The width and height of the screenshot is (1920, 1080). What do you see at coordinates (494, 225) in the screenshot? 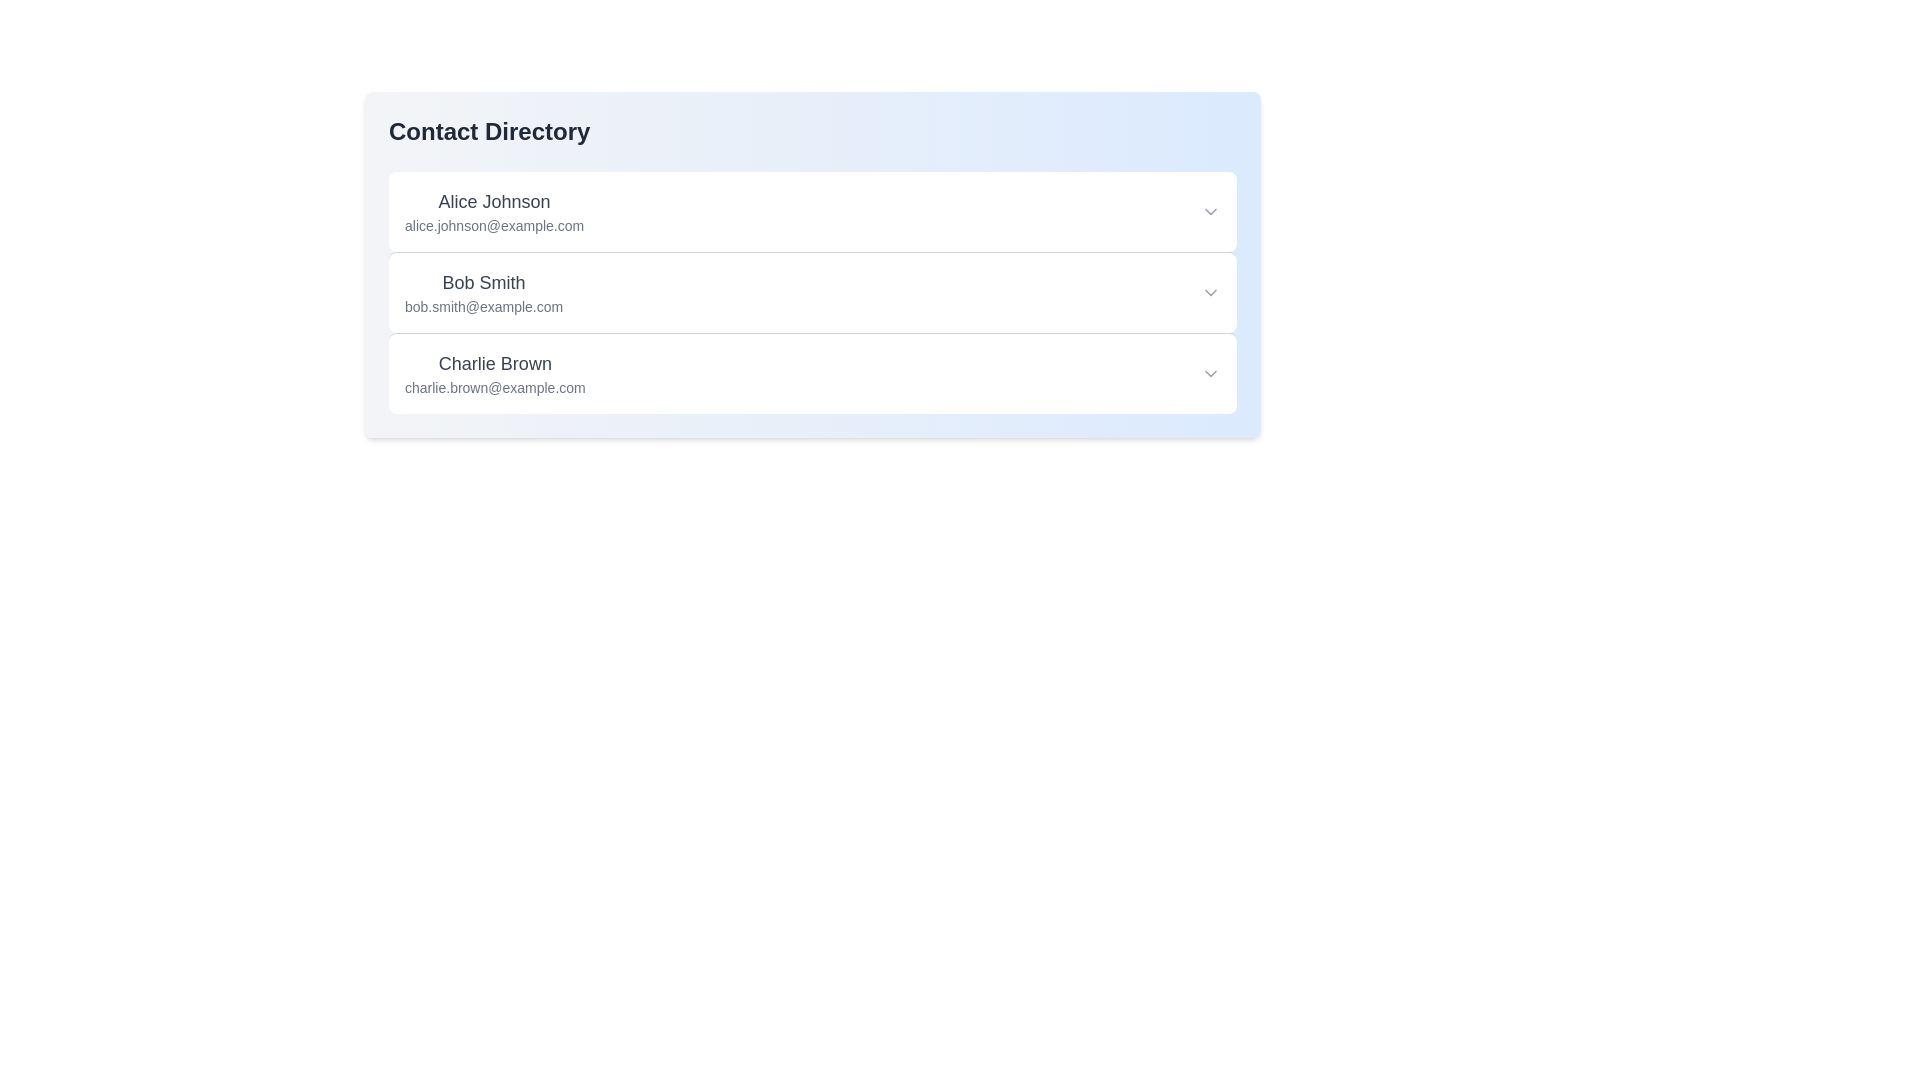
I see `the plain text displaying the email address for the contact 'Alice Johnson', located below the name in the contact directory list` at bounding box center [494, 225].